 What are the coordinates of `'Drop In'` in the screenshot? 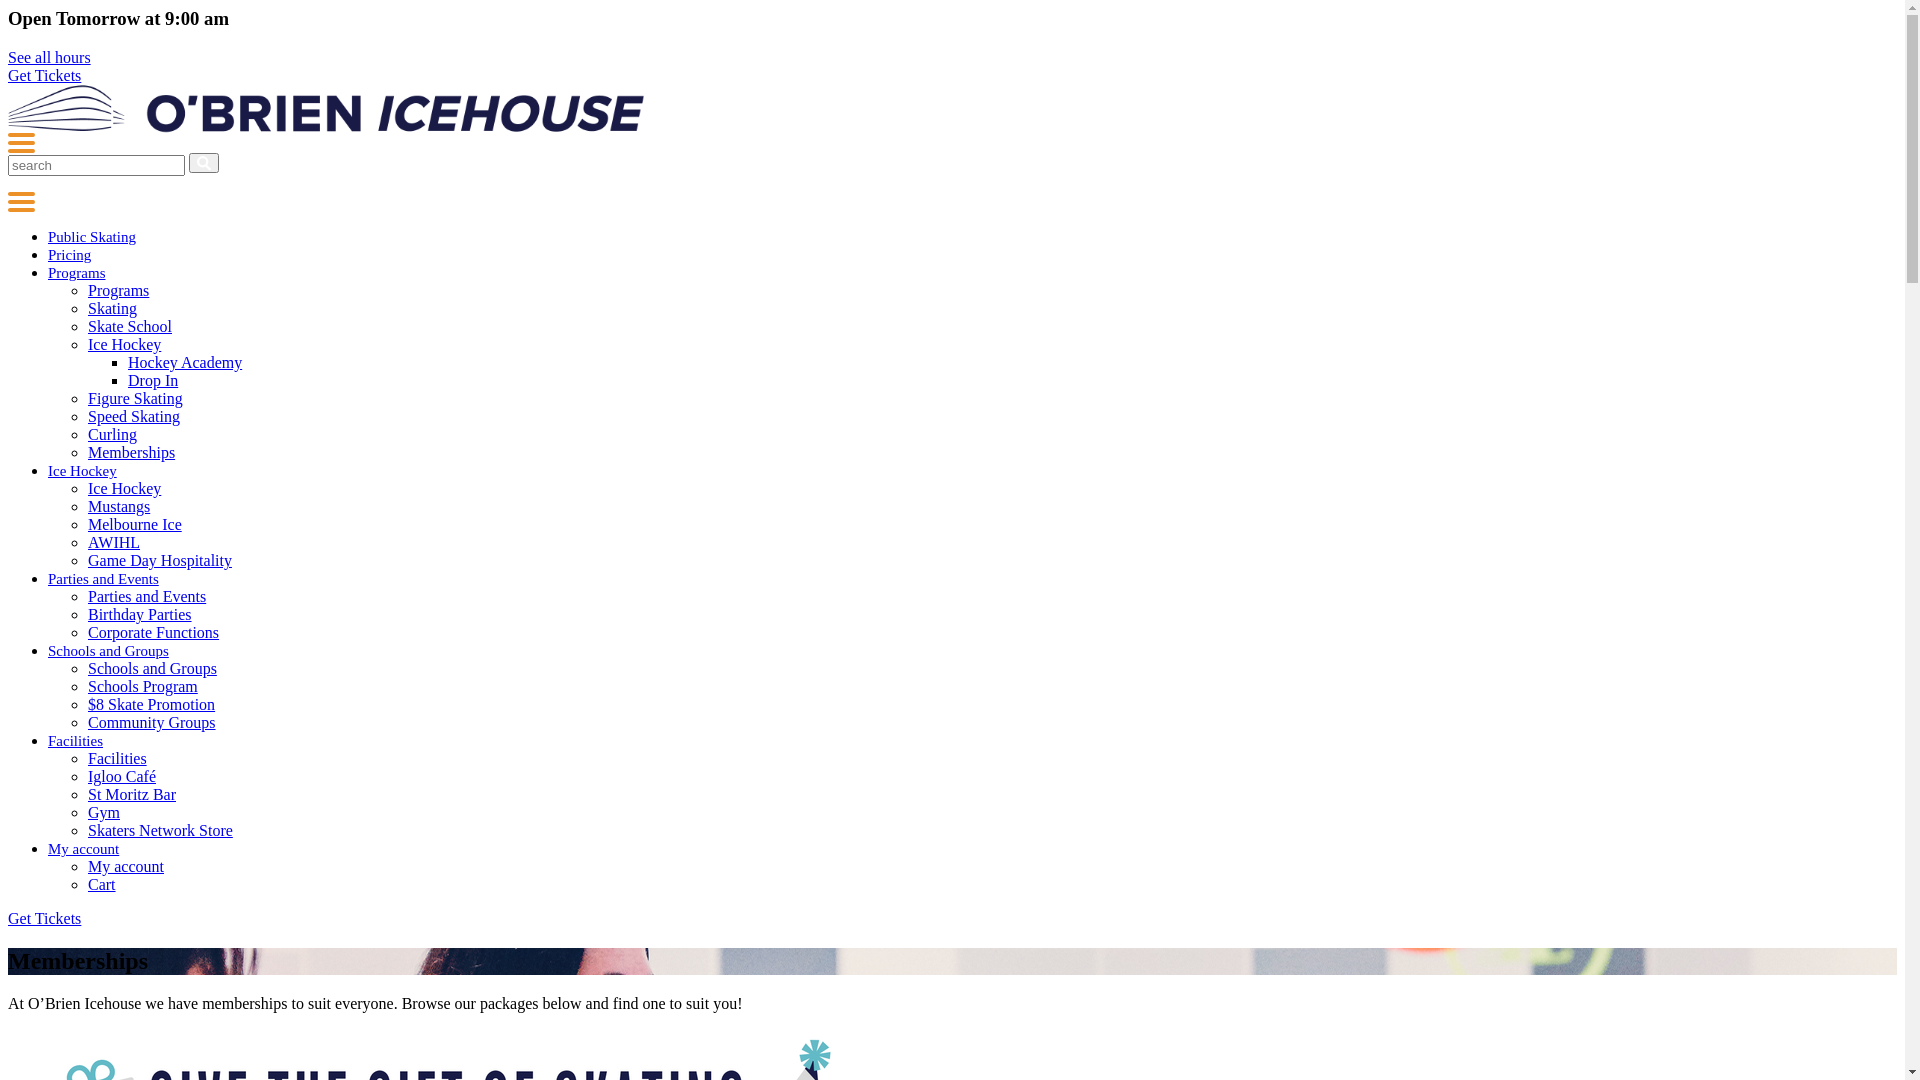 It's located at (152, 380).